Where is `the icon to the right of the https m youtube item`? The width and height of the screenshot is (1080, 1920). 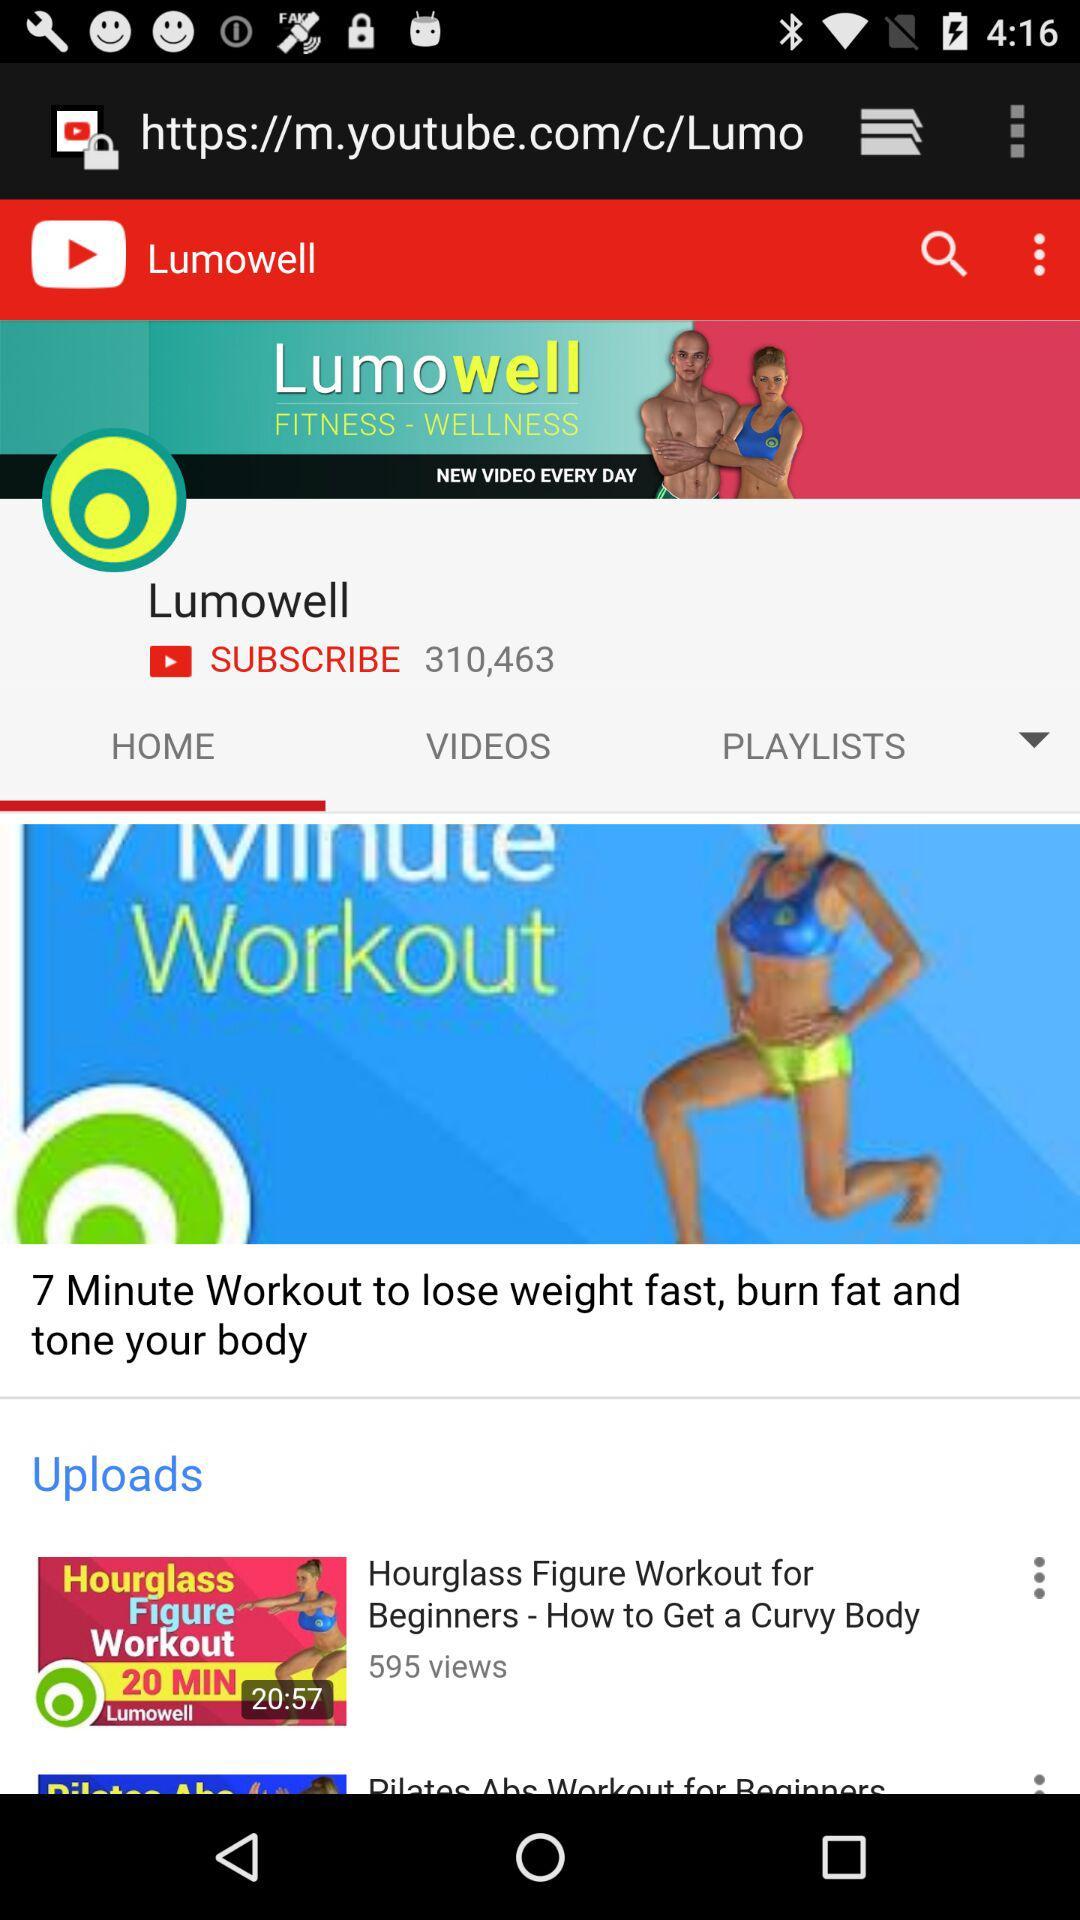
the icon to the right of the https m youtube item is located at coordinates (890, 130).